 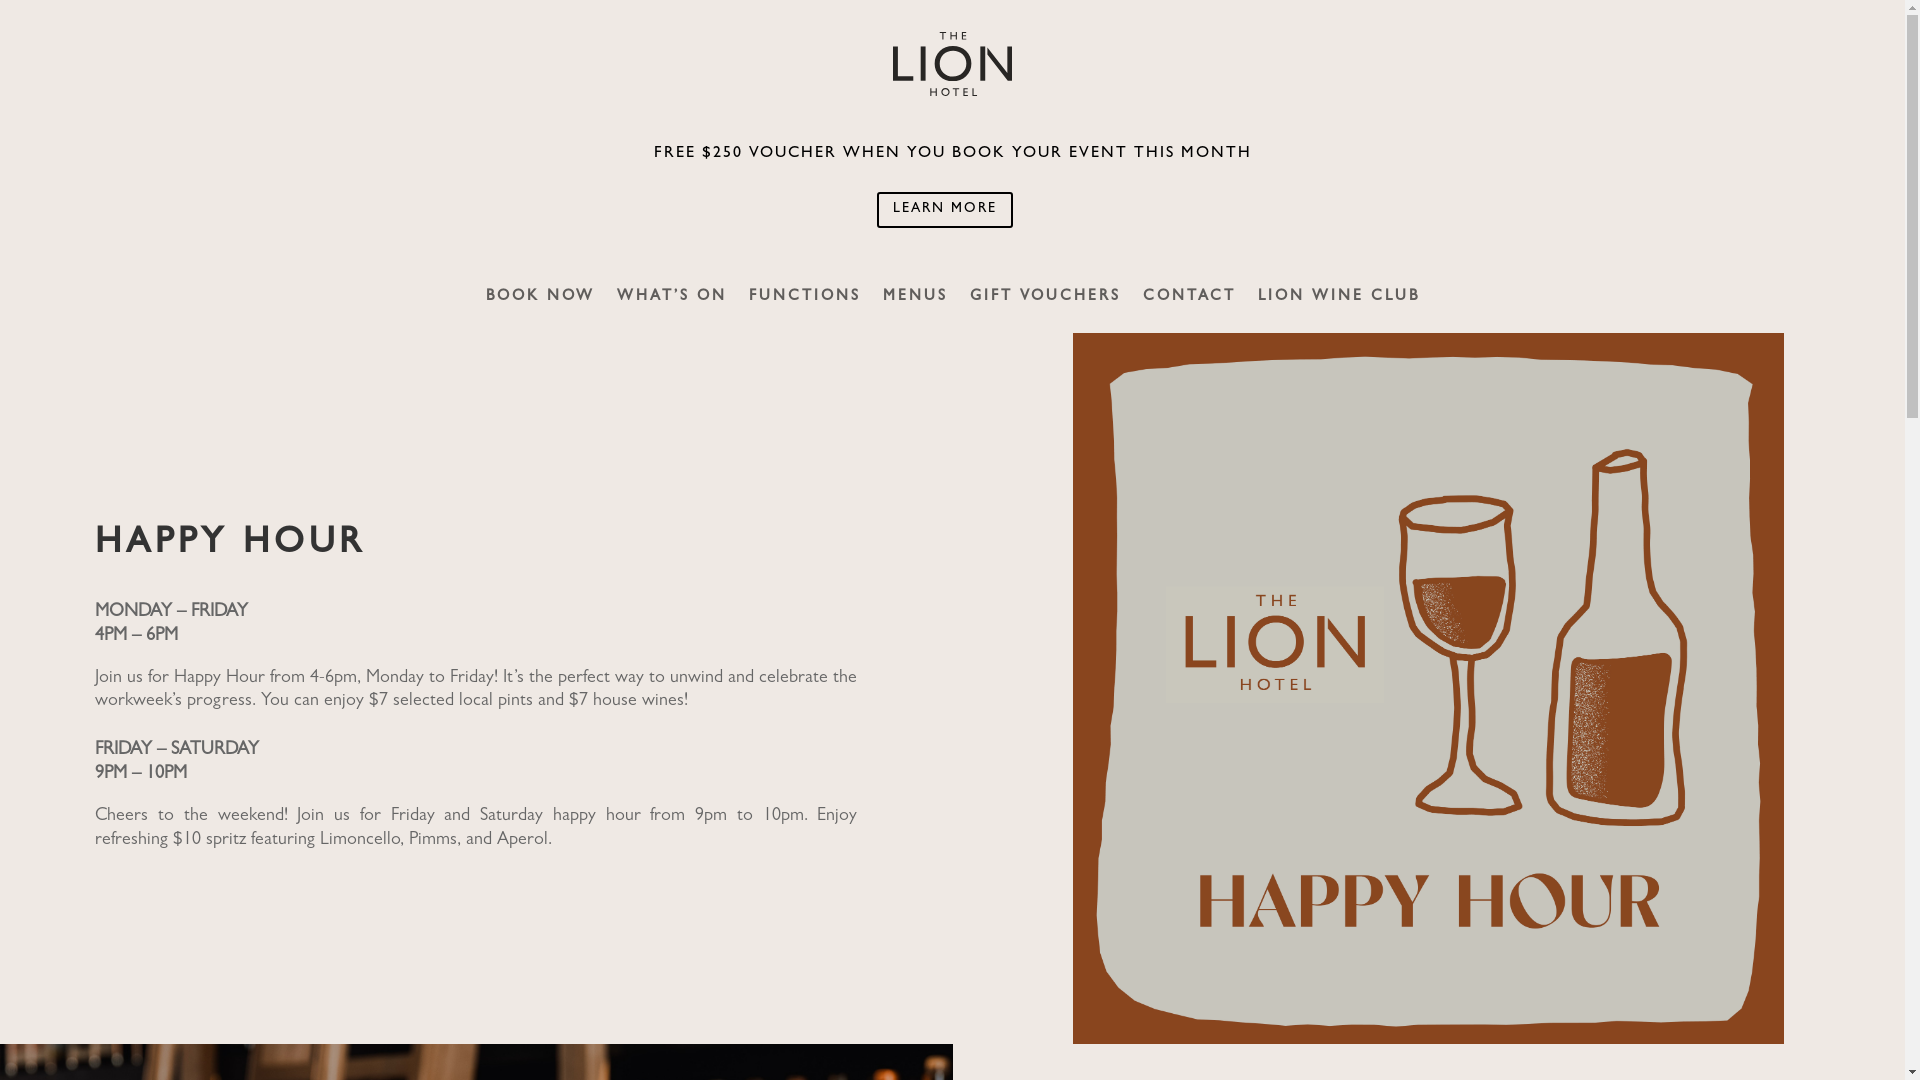 What do you see at coordinates (1339, 312) in the screenshot?
I see `'LION WINE CLUB'` at bounding box center [1339, 312].